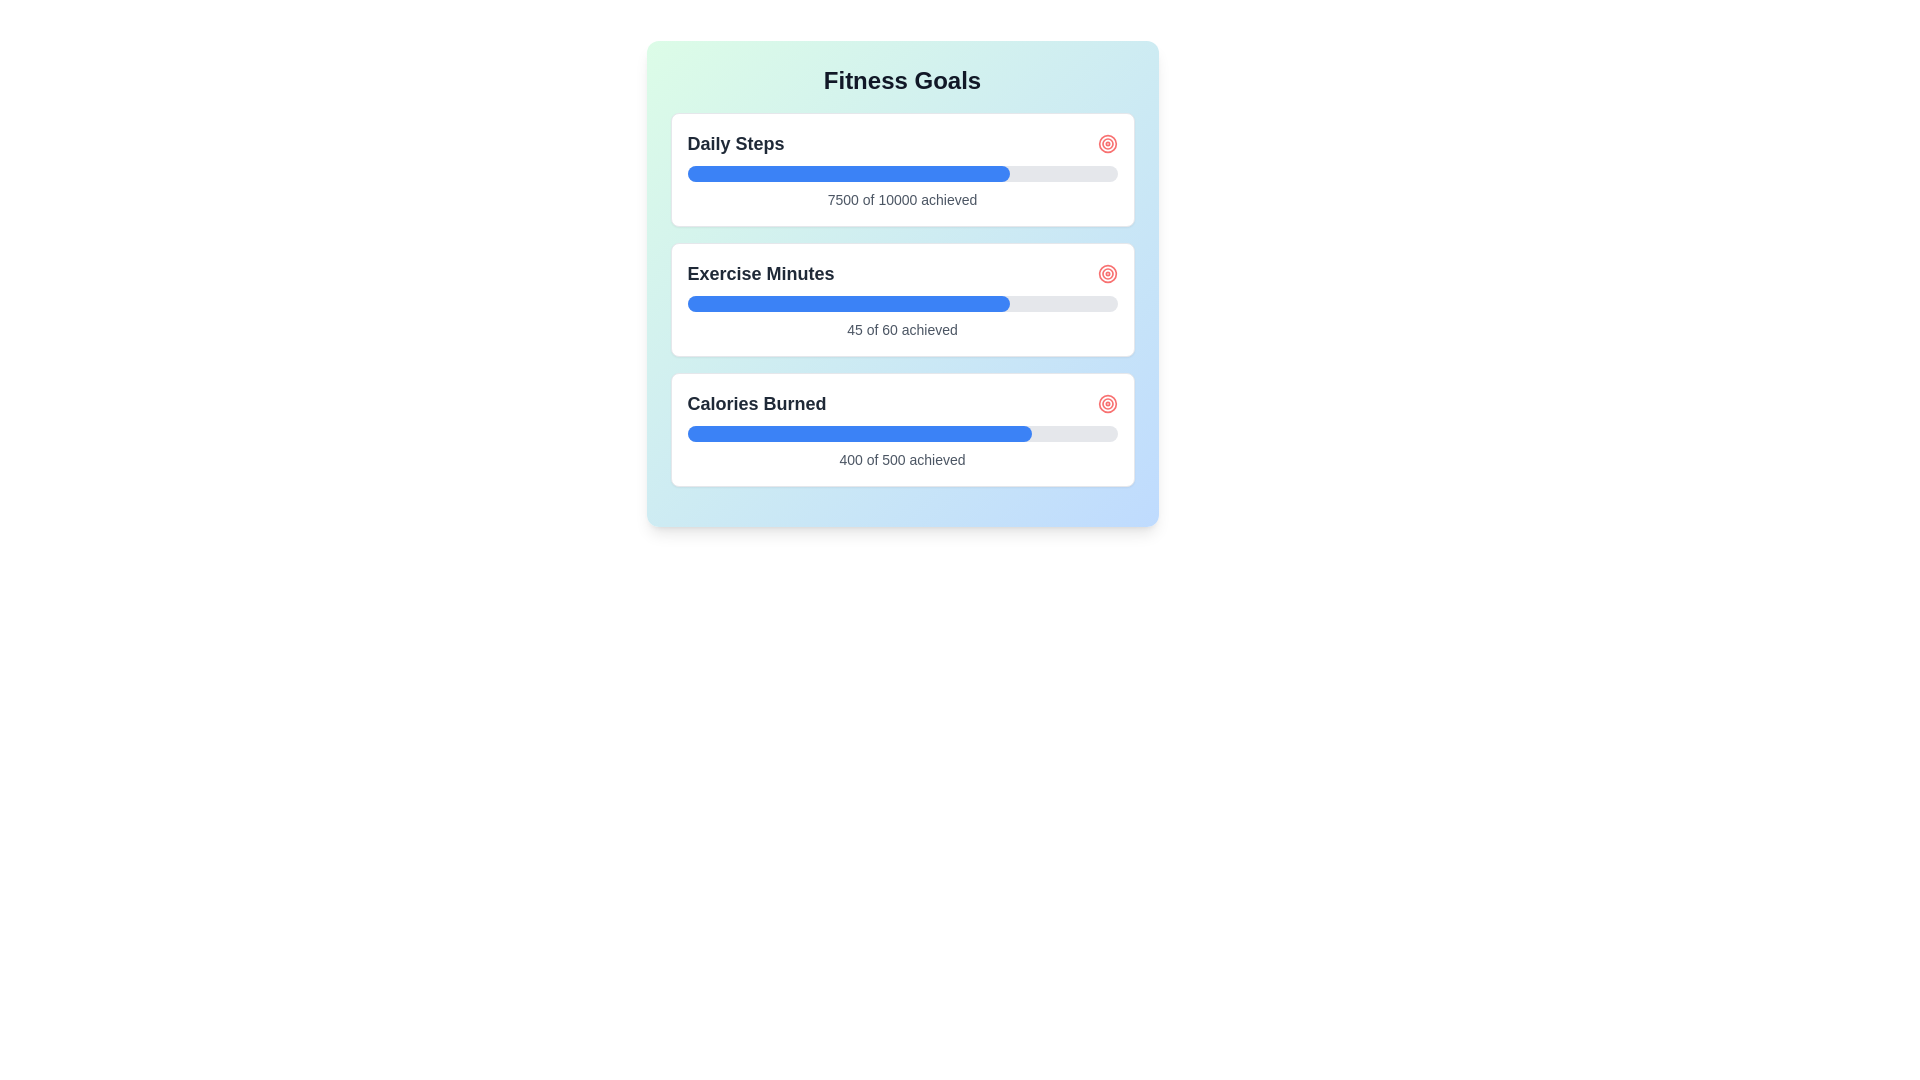 Image resolution: width=1920 pixels, height=1080 pixels. I want to click on the red circular target icon located at the far right of the 'Calories Burned' section in the fitness goals list, so click(1106, 404).